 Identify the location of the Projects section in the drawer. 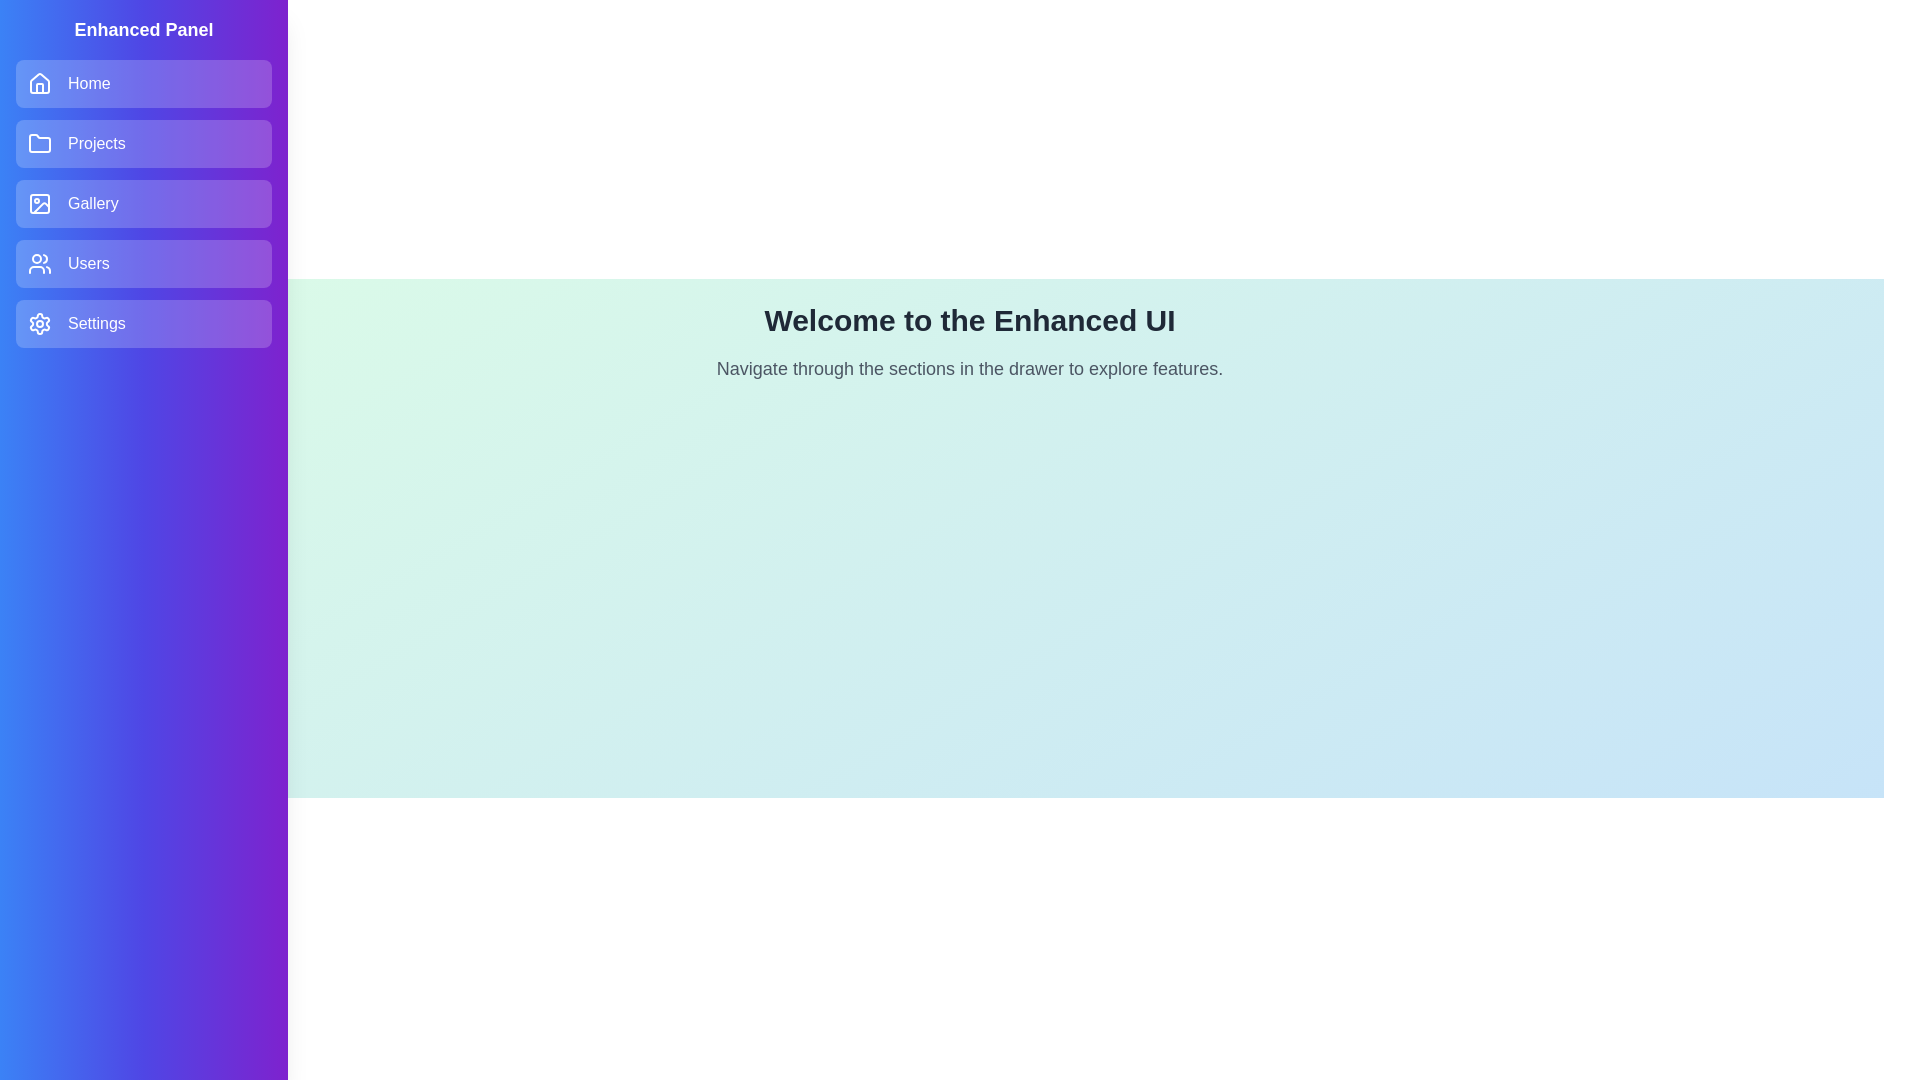
(143, 142).